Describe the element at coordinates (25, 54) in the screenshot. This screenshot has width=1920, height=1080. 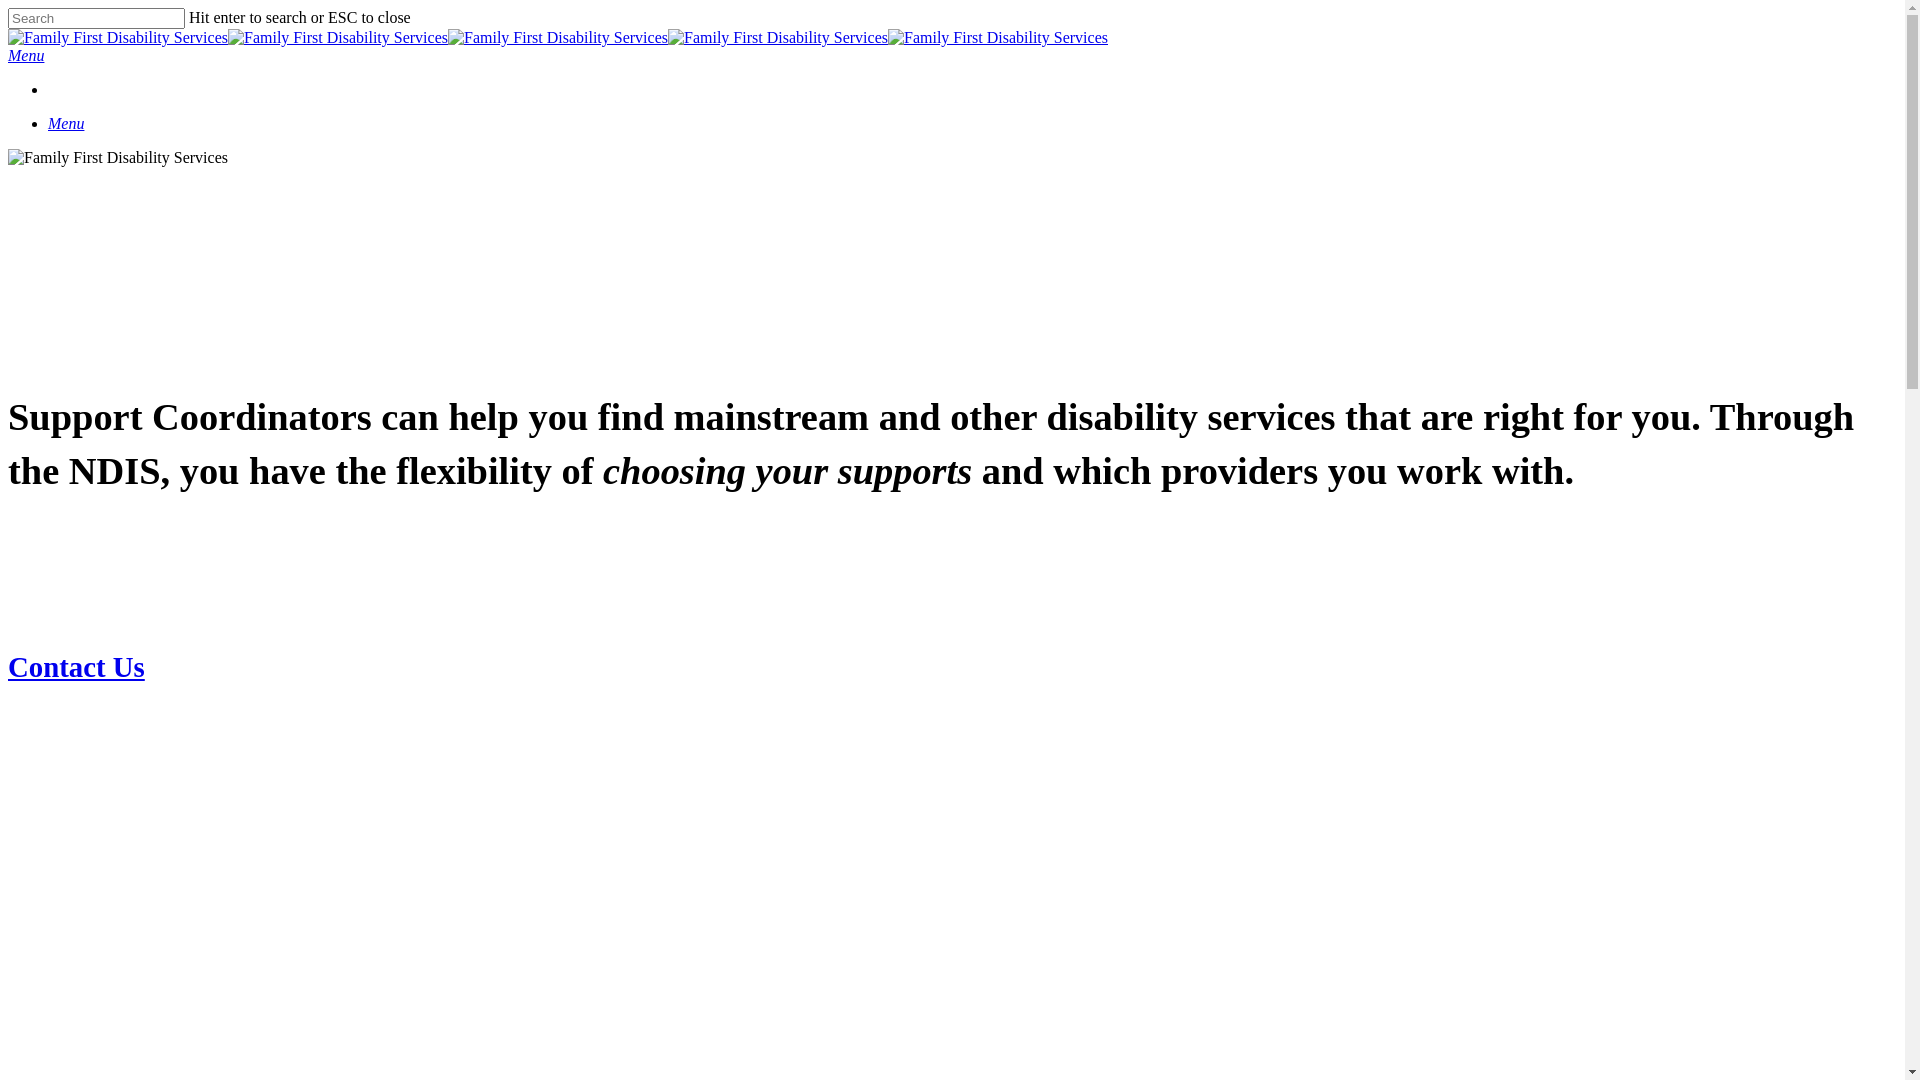
I see `'Menu'` at that location.